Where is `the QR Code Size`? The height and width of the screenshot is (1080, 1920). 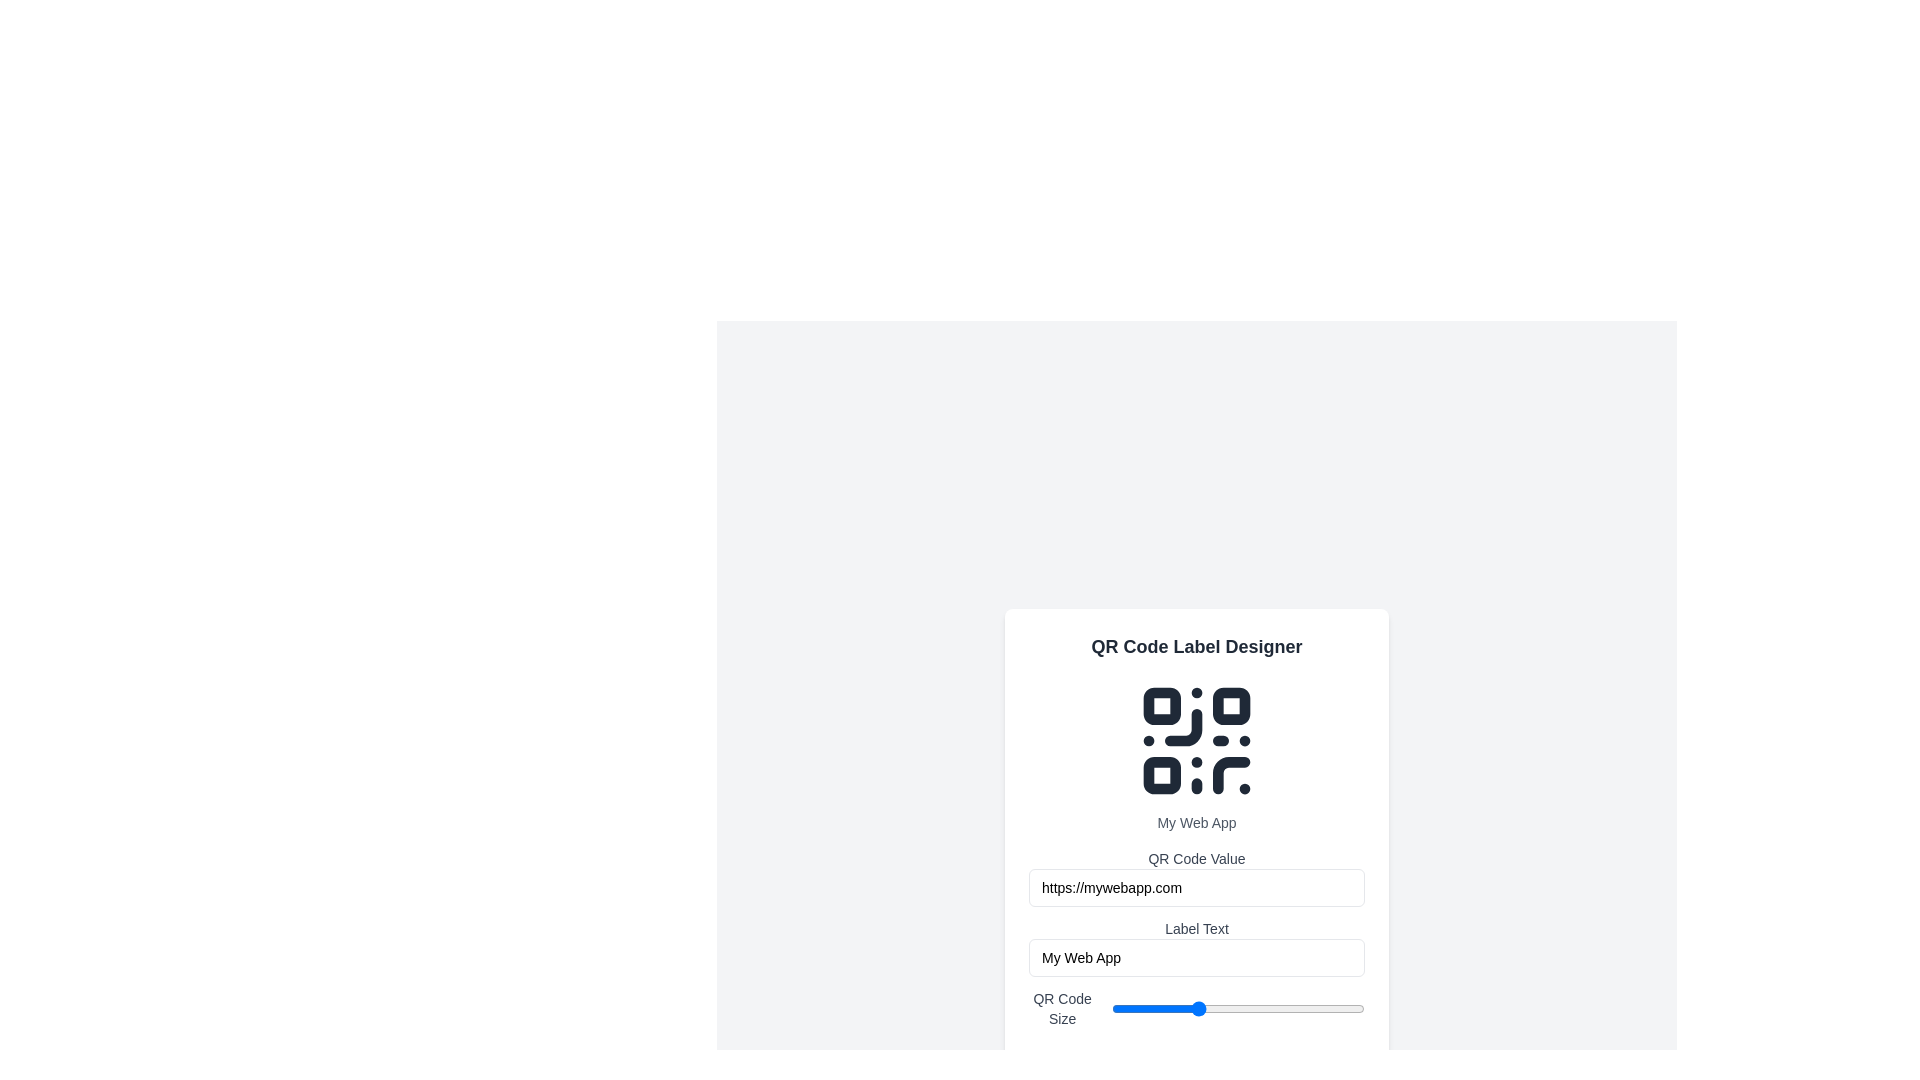
the QR Code Size is located at coordinates (1346, 1009).